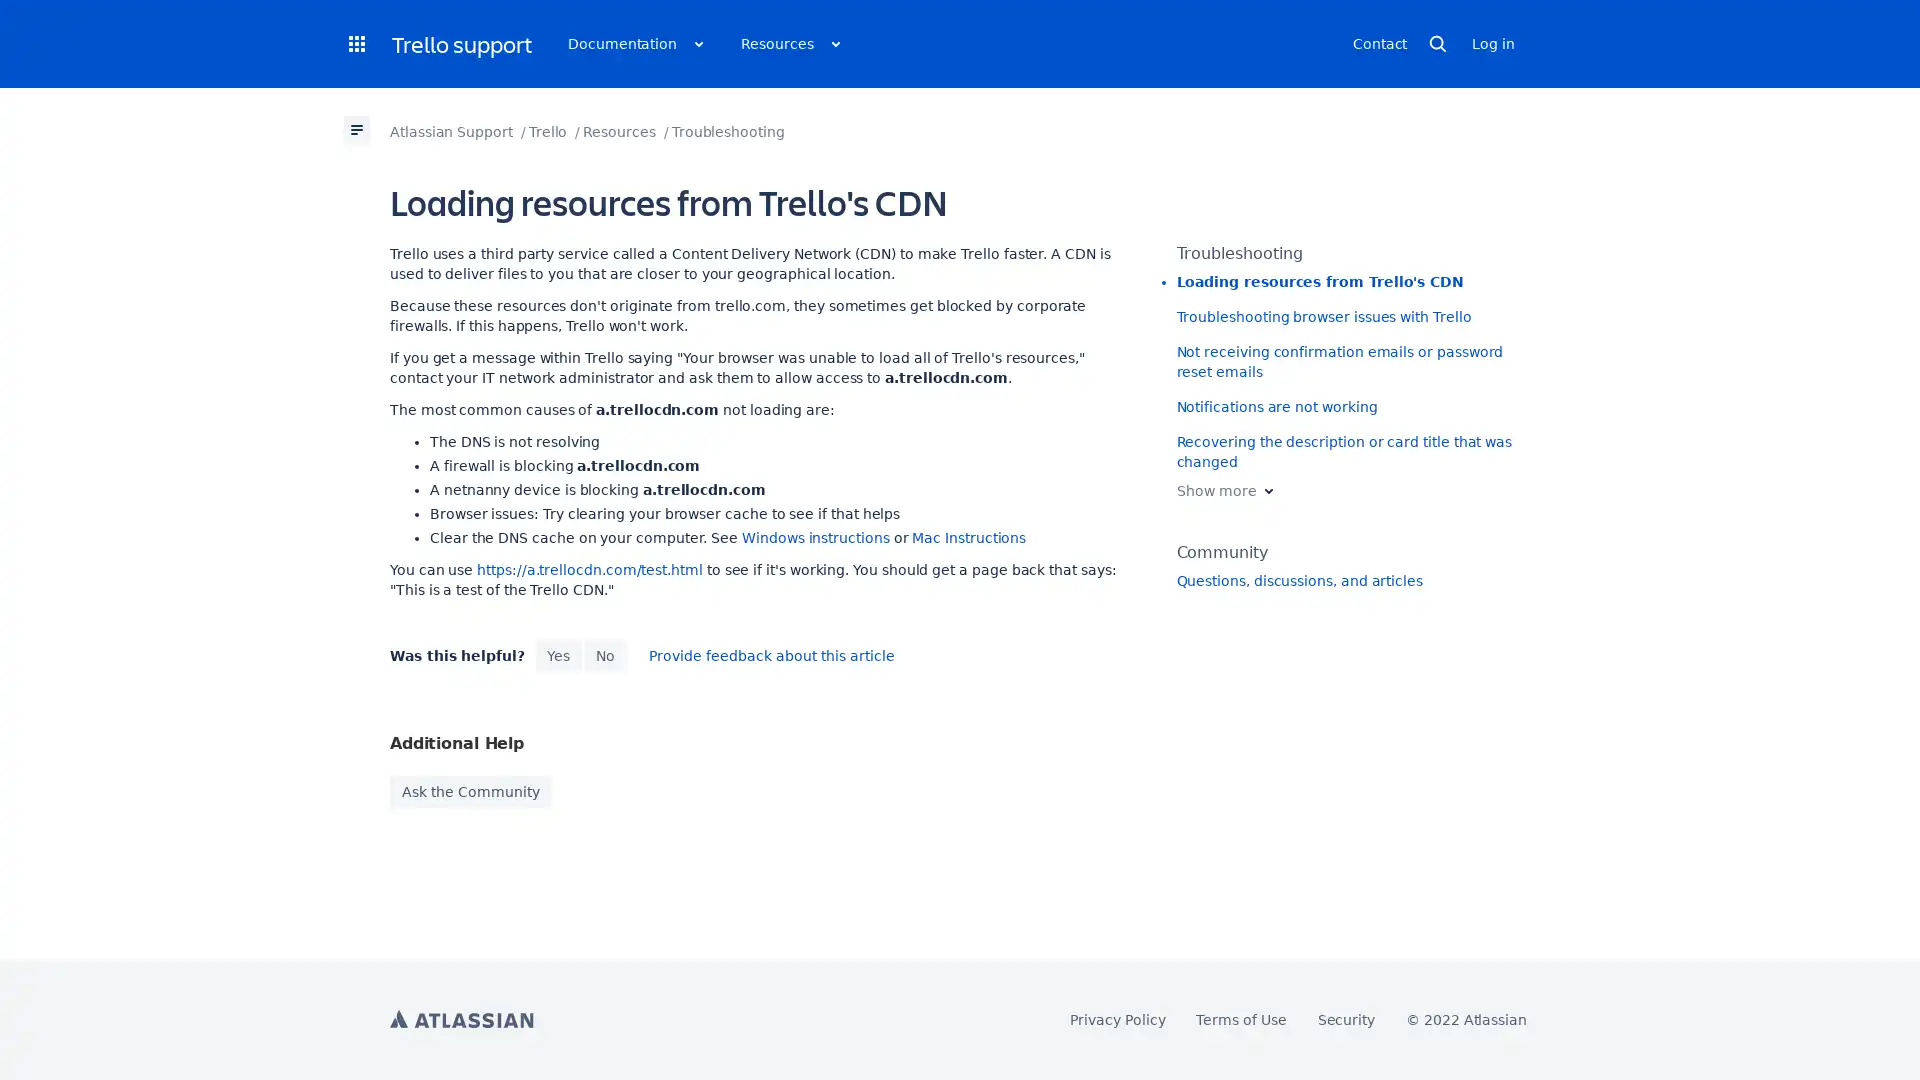 The image size is (1920, 1080). I want to click on open page tree, so click(356, 130).